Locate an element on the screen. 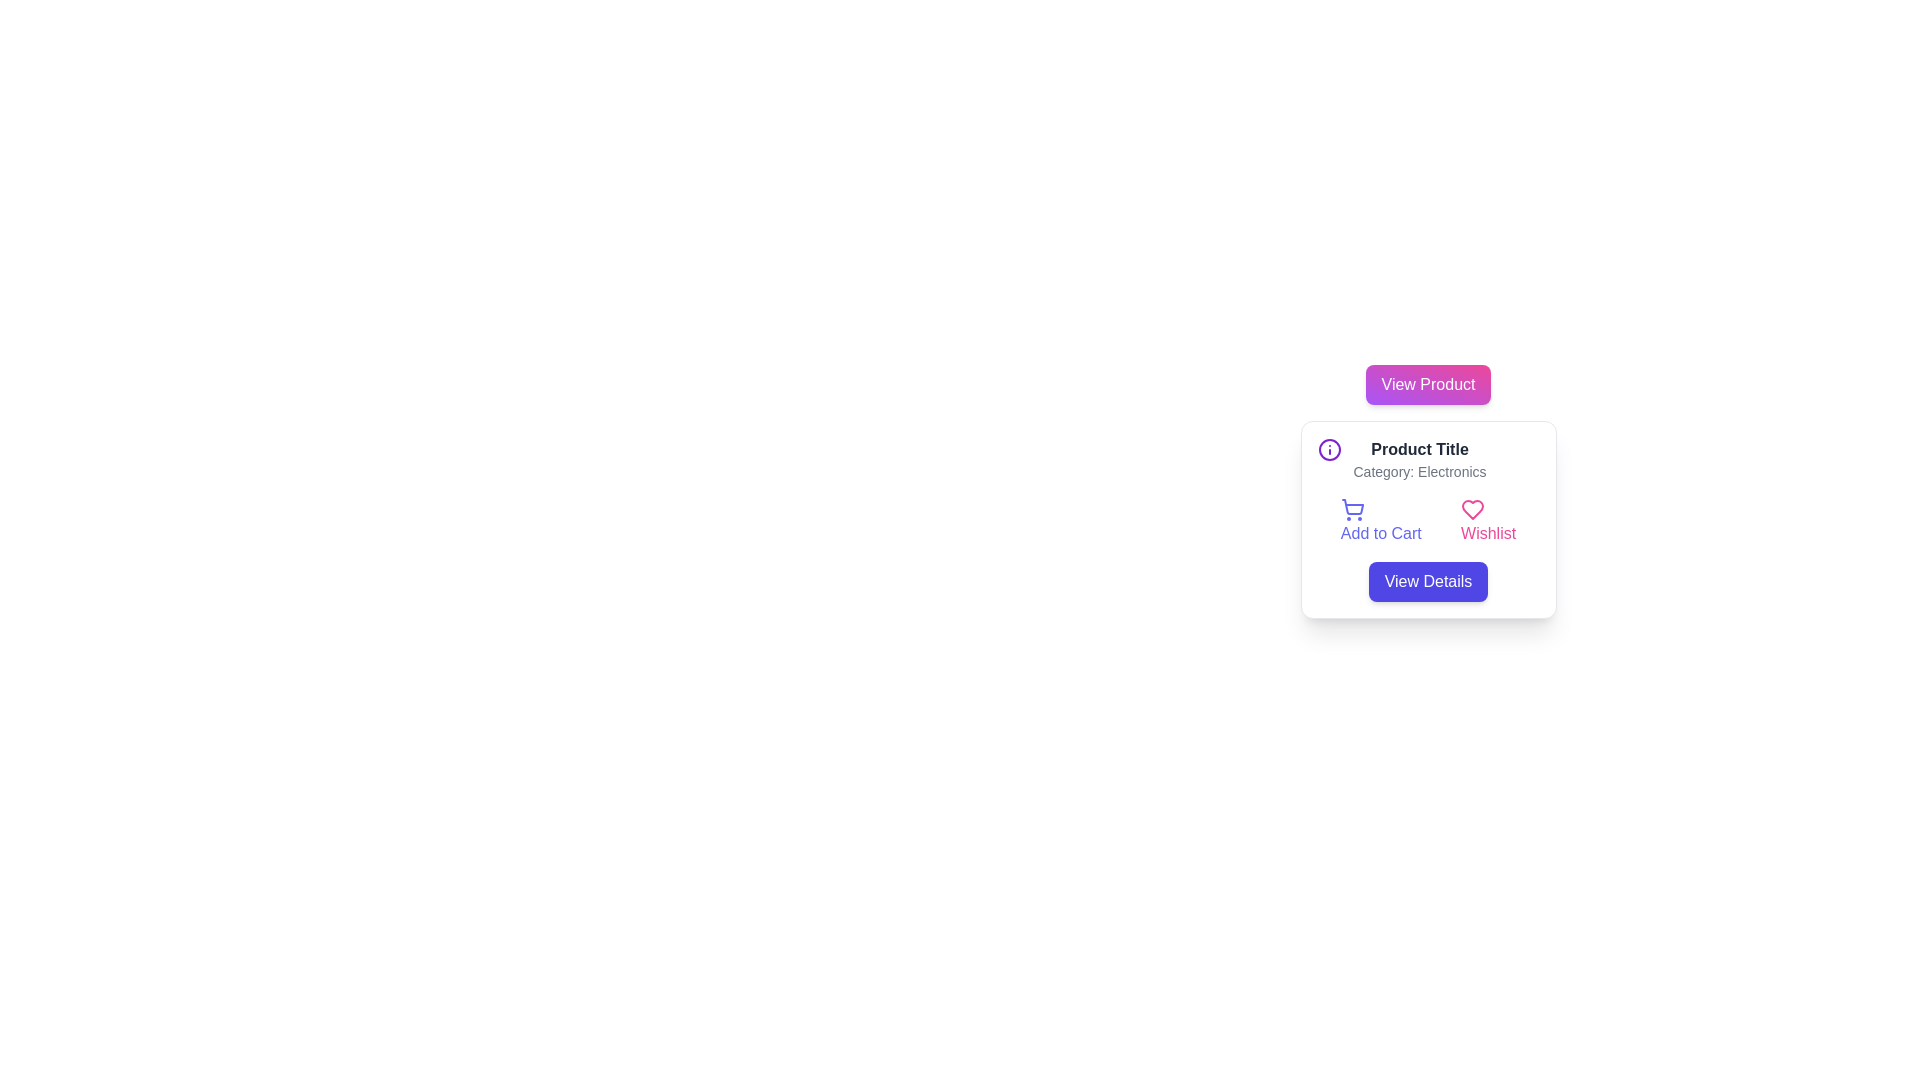 This screenshot has height=1080, width=1920. the shopping cart icon that visually represents the cart component in the interface, located to the left of the 'Add to Cart' label is located at coordinates (1352, 506).